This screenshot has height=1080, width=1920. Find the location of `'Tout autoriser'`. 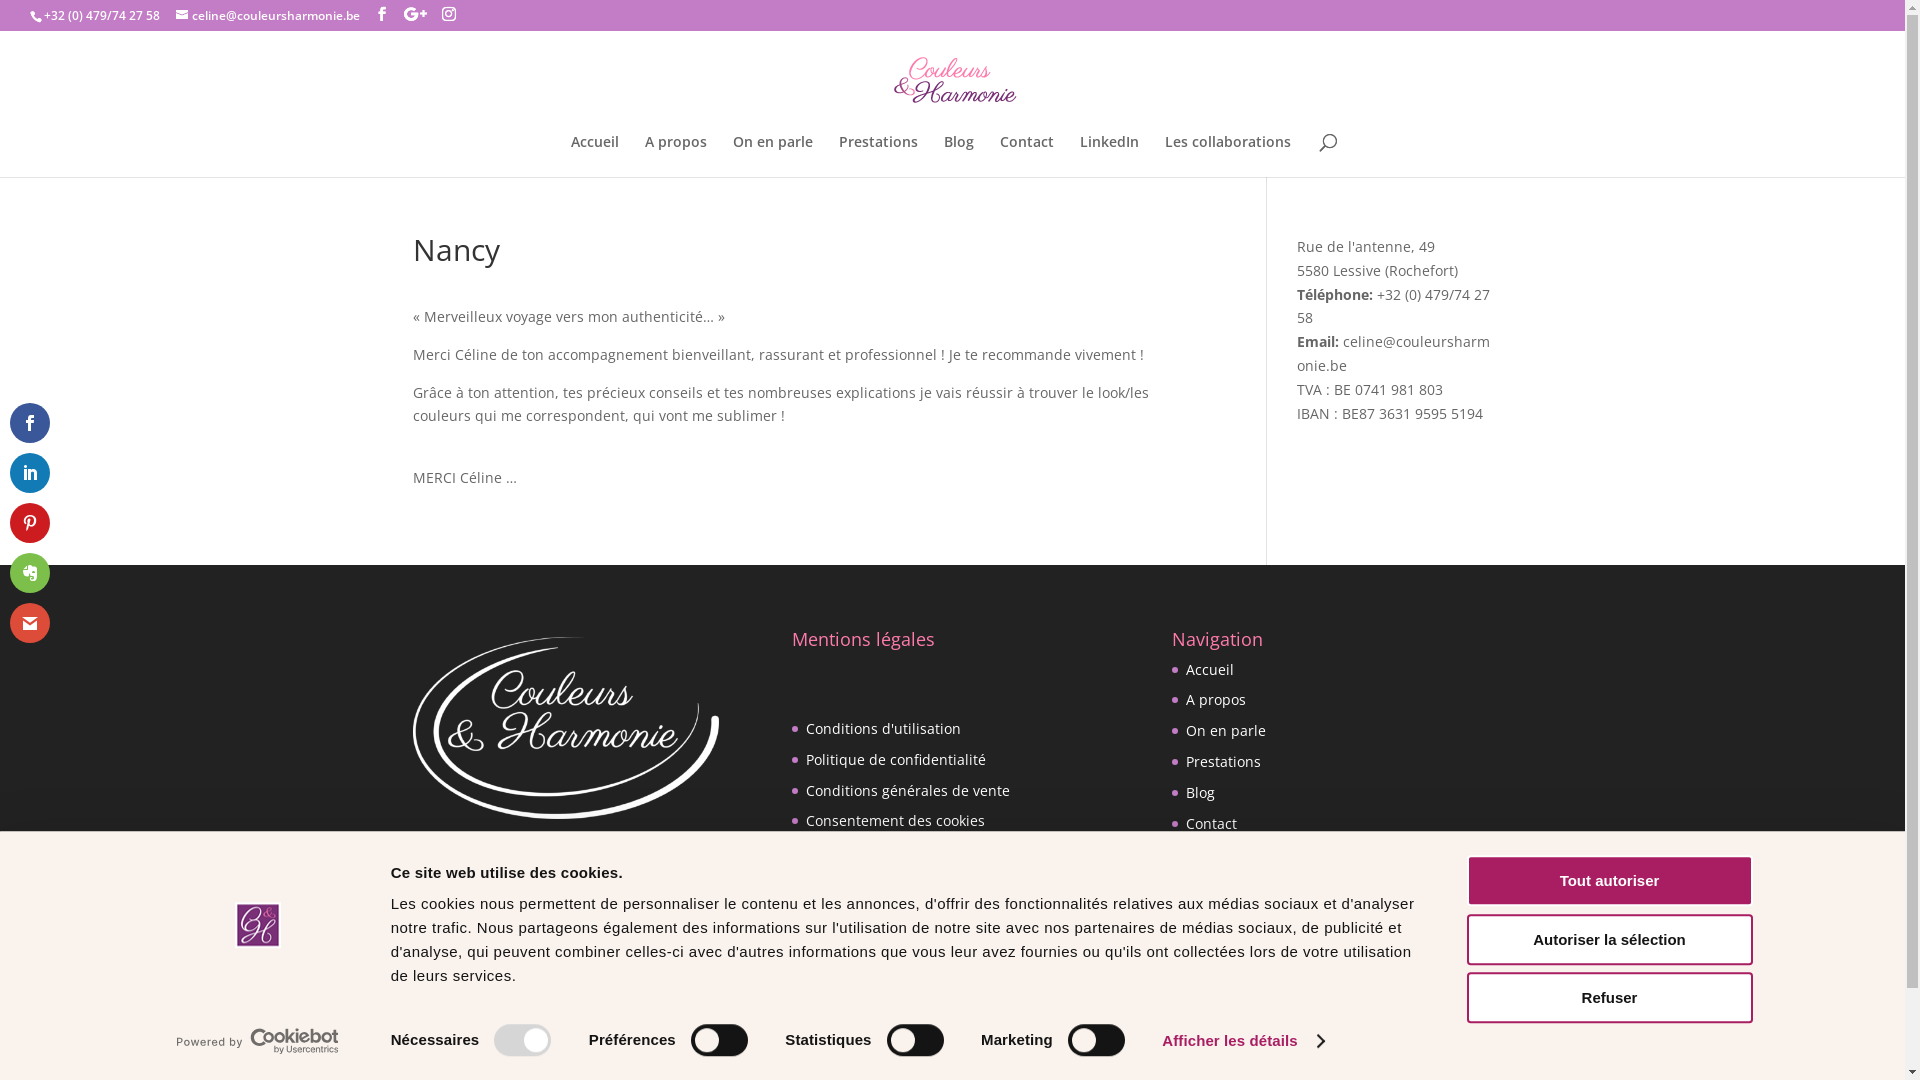

'Tout autoriser' is located at coordinates (1608, 879).